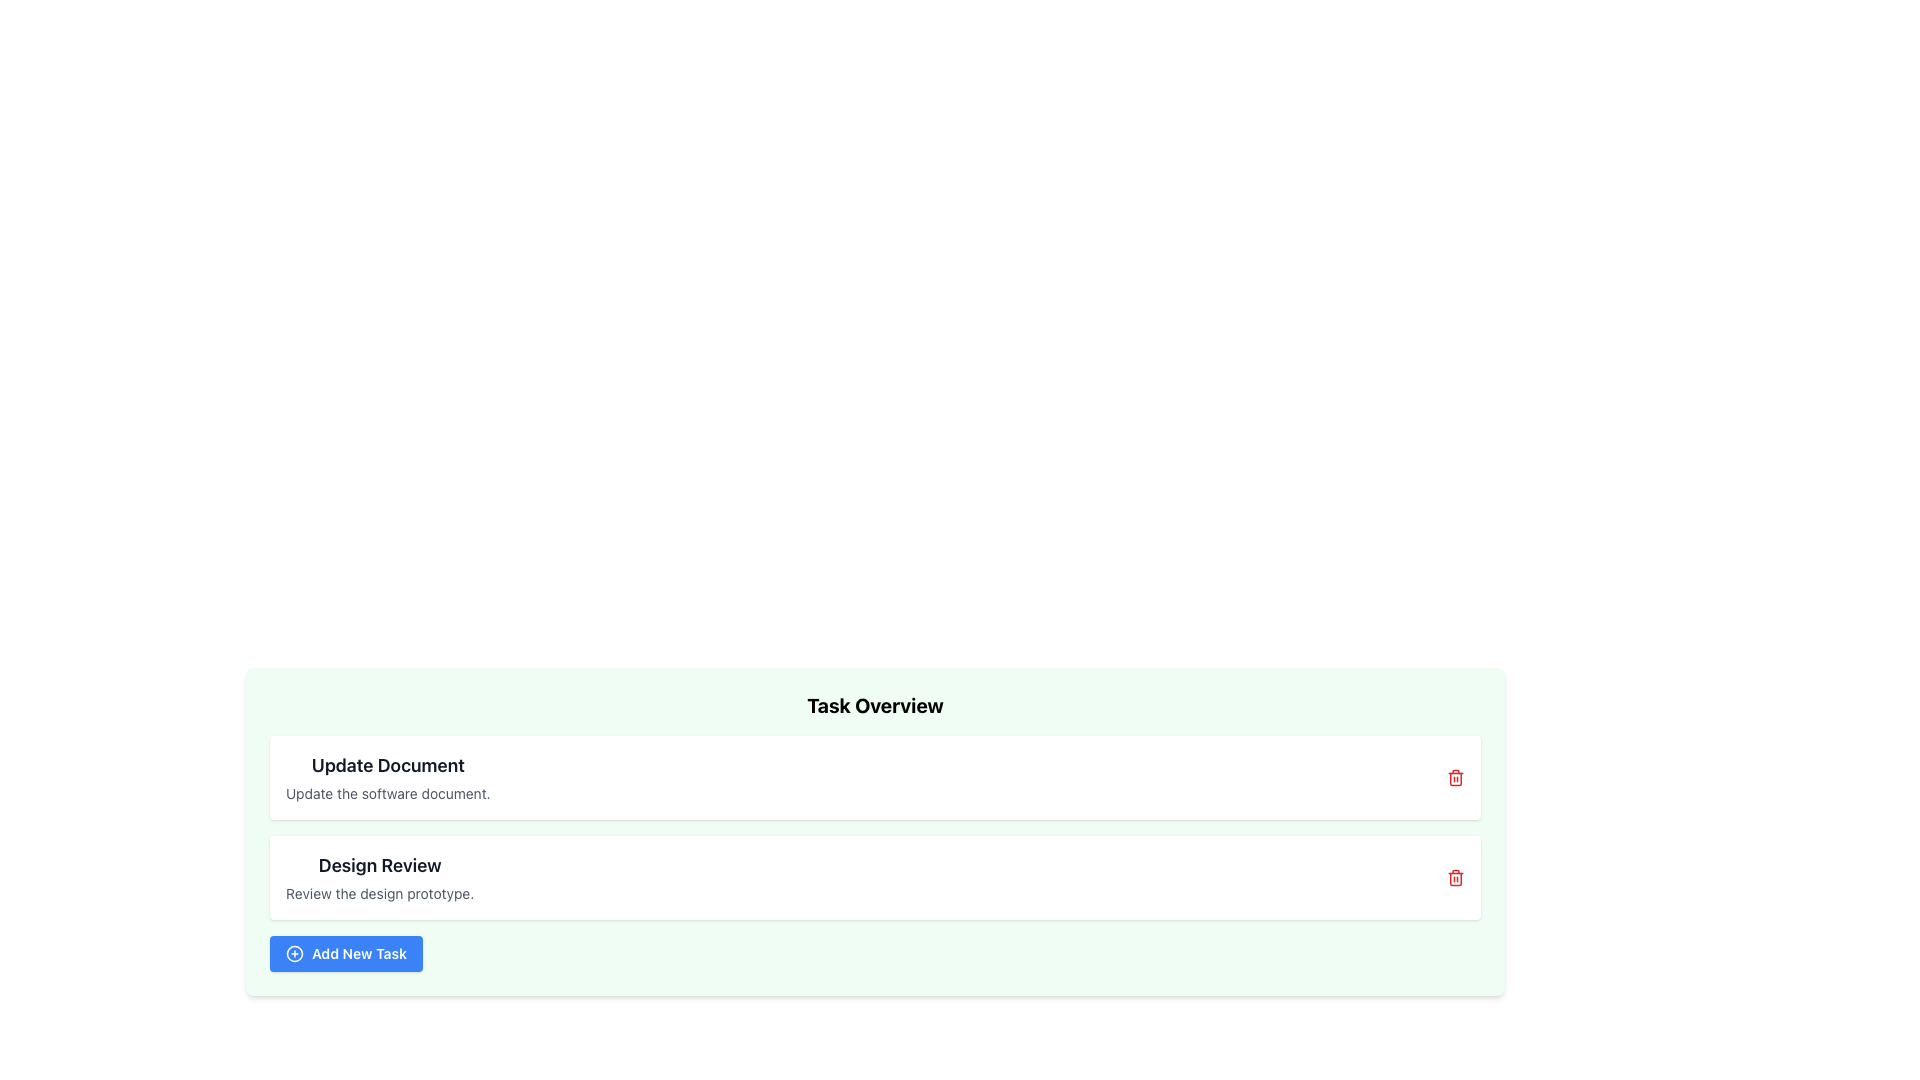 The width and height of the screenshot is (1920, 1080). Describe the element at coordinates (1455, 877) in the screenshot. I see `the red trash bin icon button located at the top-right corner of the 'Design Review' card` at that location.